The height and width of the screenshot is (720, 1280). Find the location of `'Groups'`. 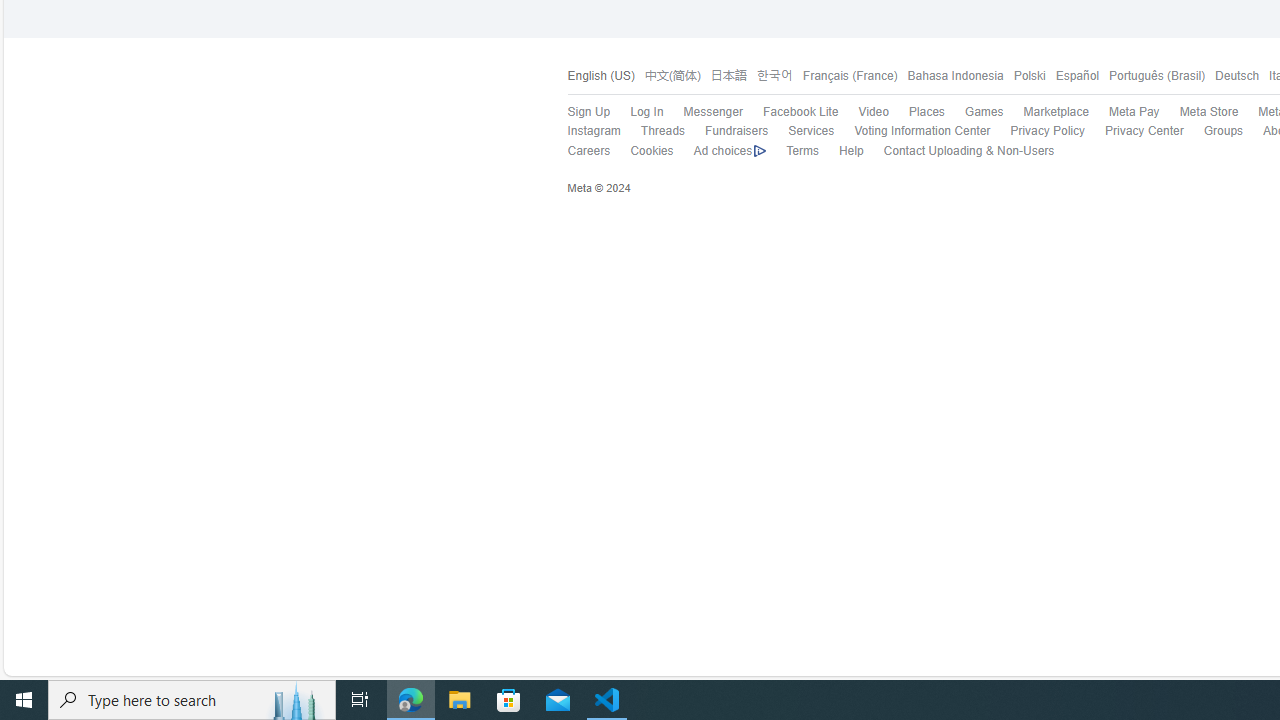

'Groups' is located at coordinates (1212, 131).